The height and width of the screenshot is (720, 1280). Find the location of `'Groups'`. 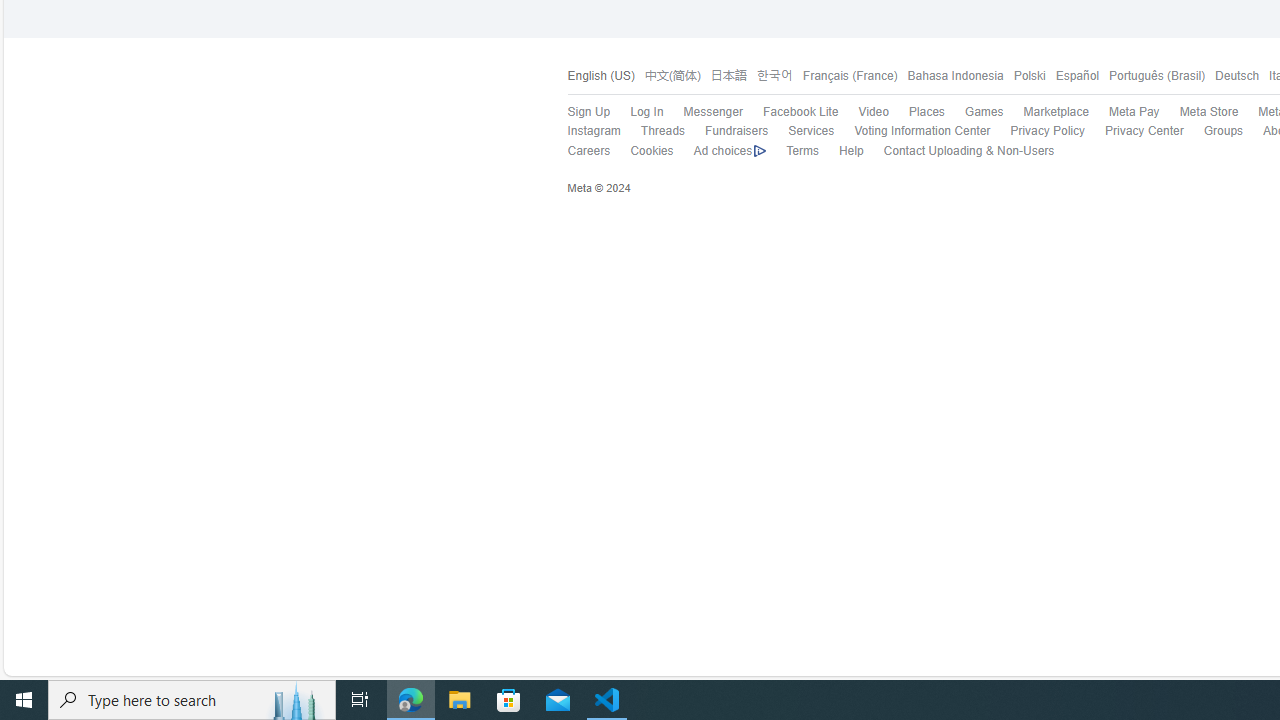

'Groups' is located at coordinates (1212, 131).